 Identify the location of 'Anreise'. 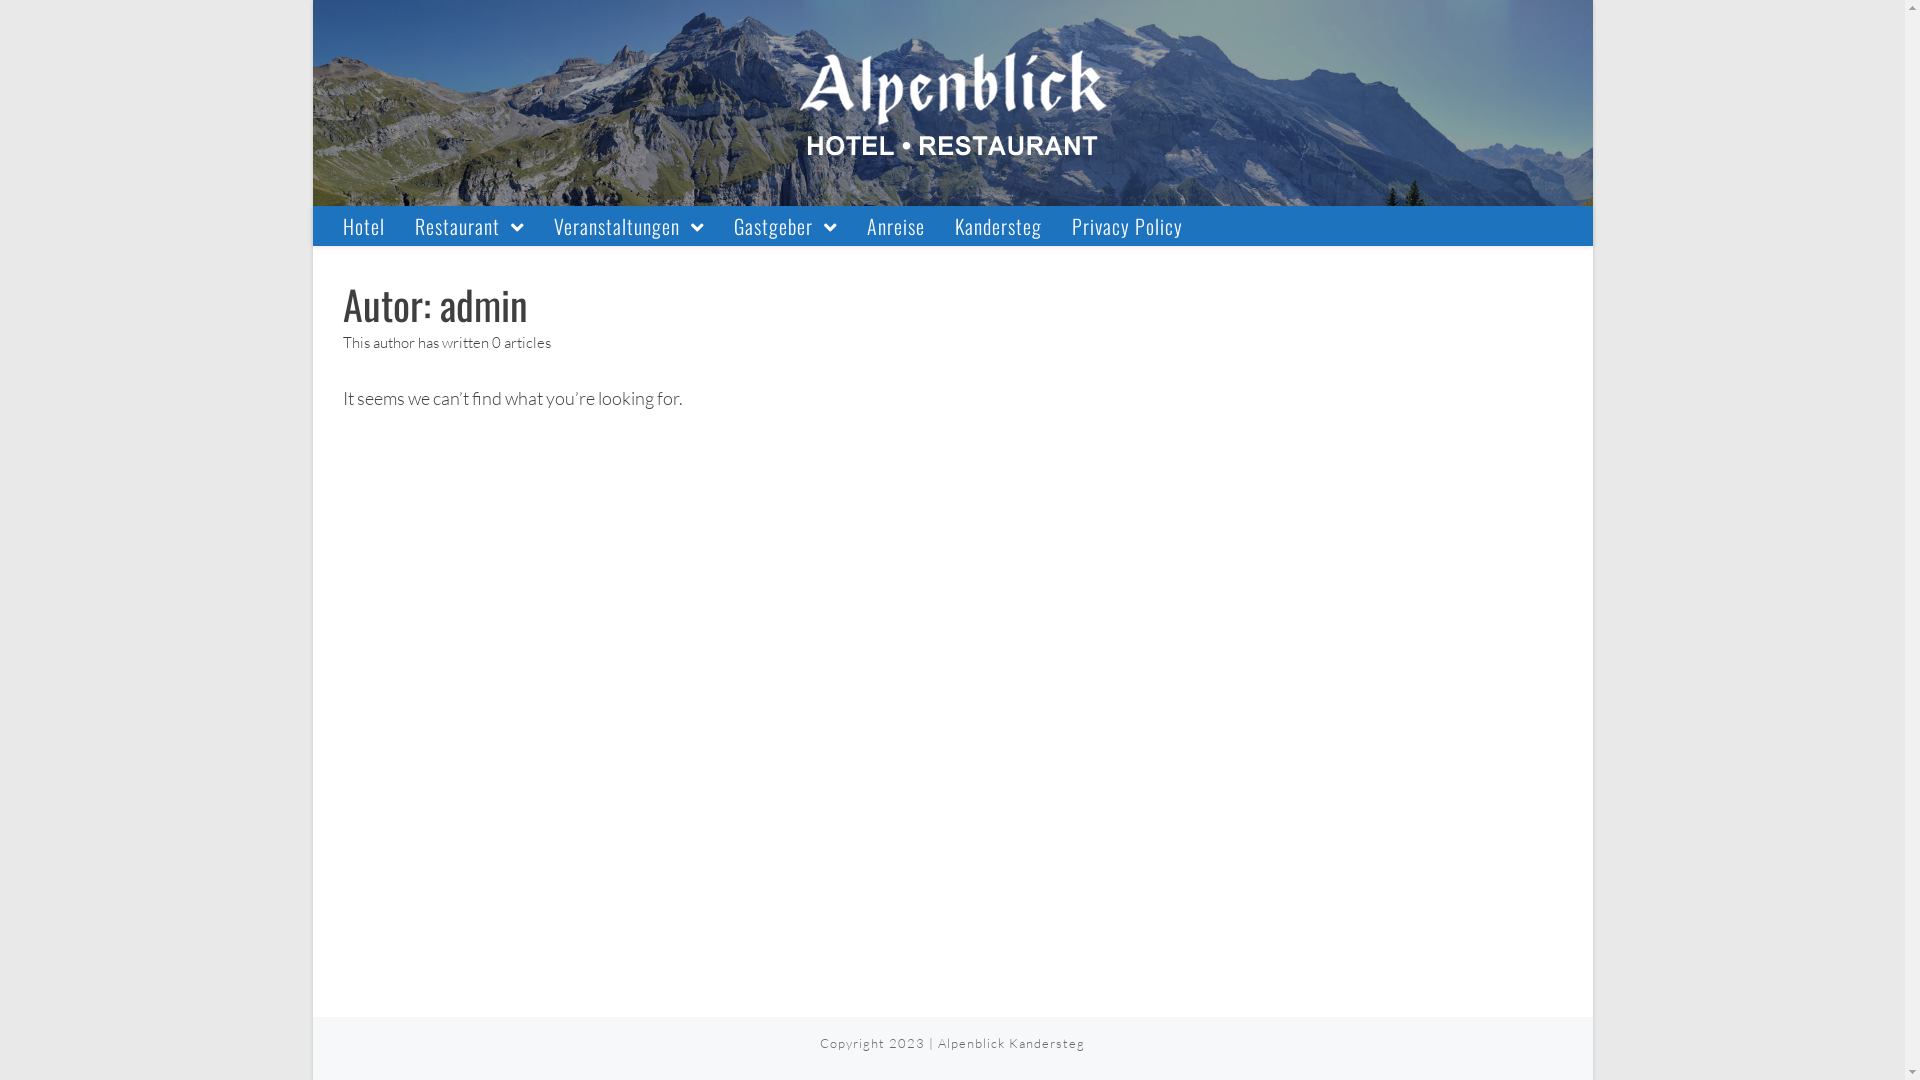
(895, 225).